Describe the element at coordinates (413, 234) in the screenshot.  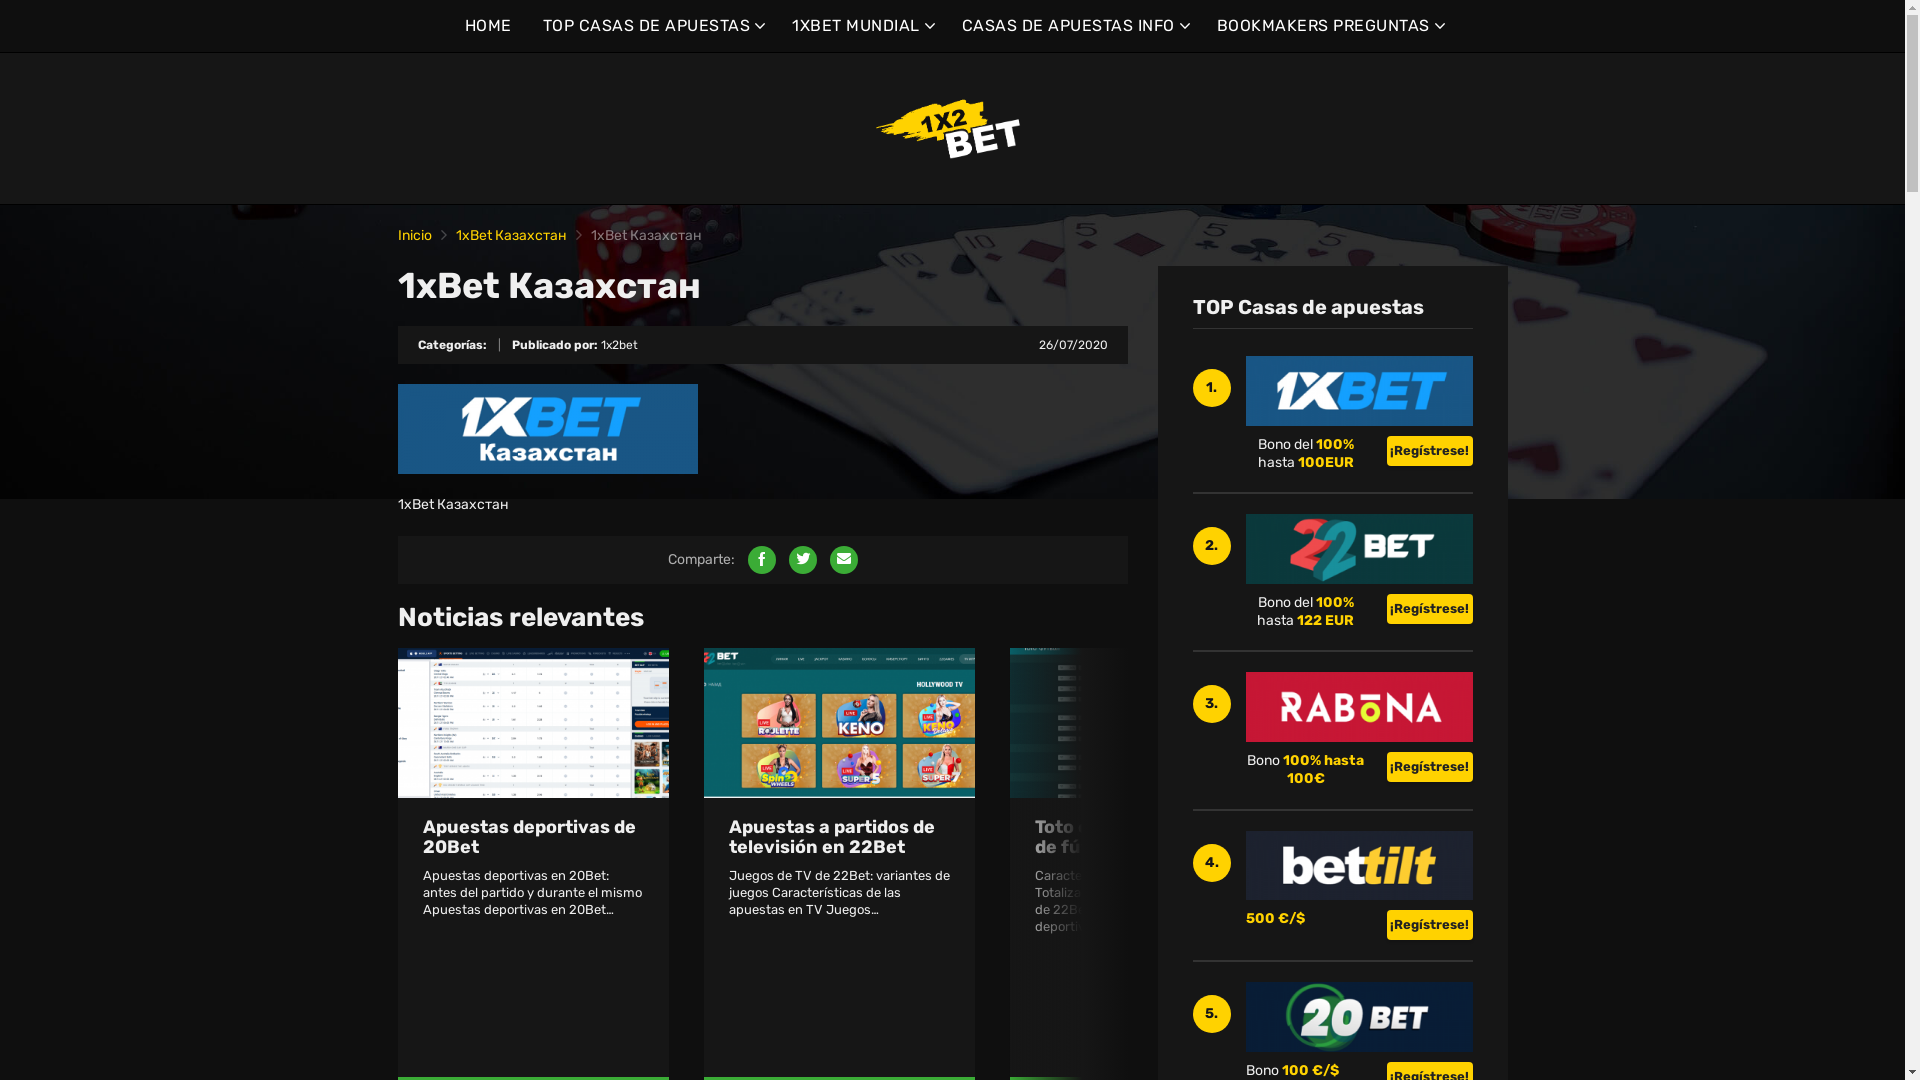
I see `'Inicio'` at that location.